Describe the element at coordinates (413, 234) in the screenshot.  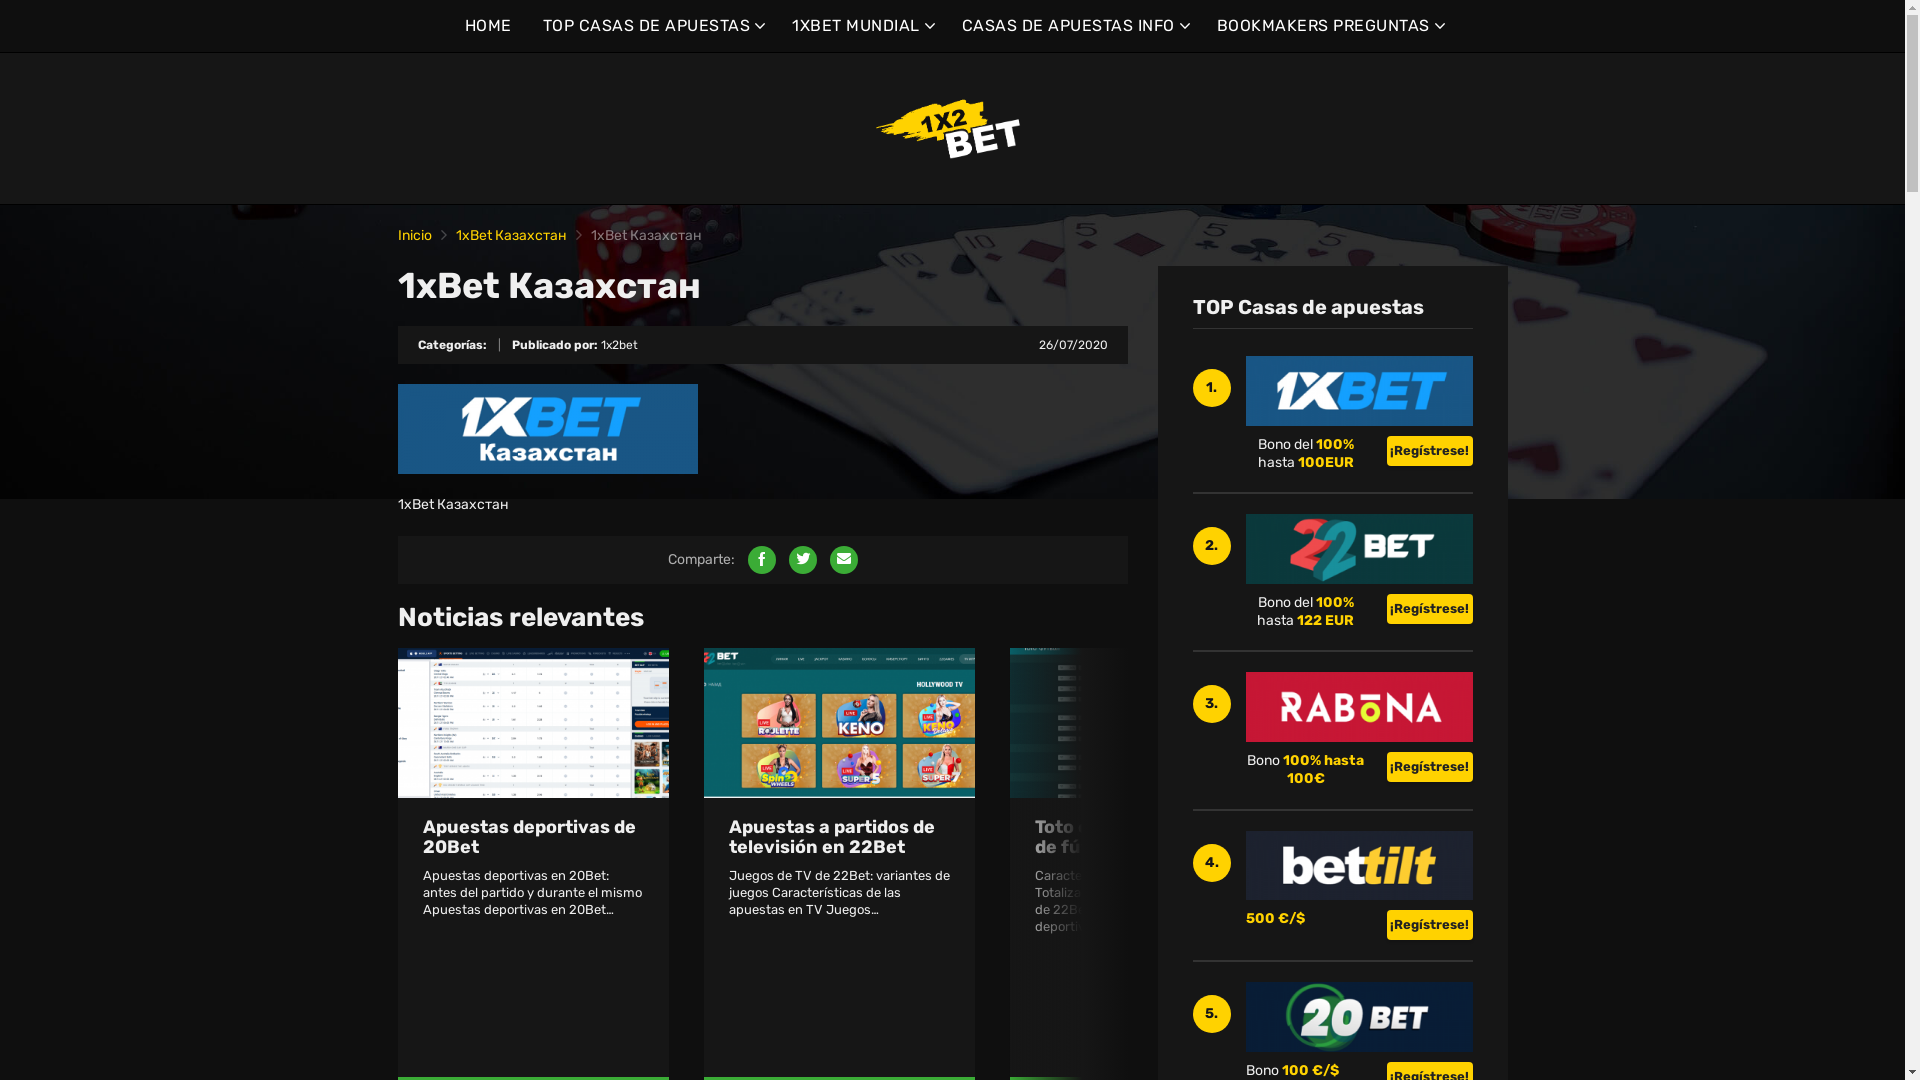
I see `'Inicio'` at that location.